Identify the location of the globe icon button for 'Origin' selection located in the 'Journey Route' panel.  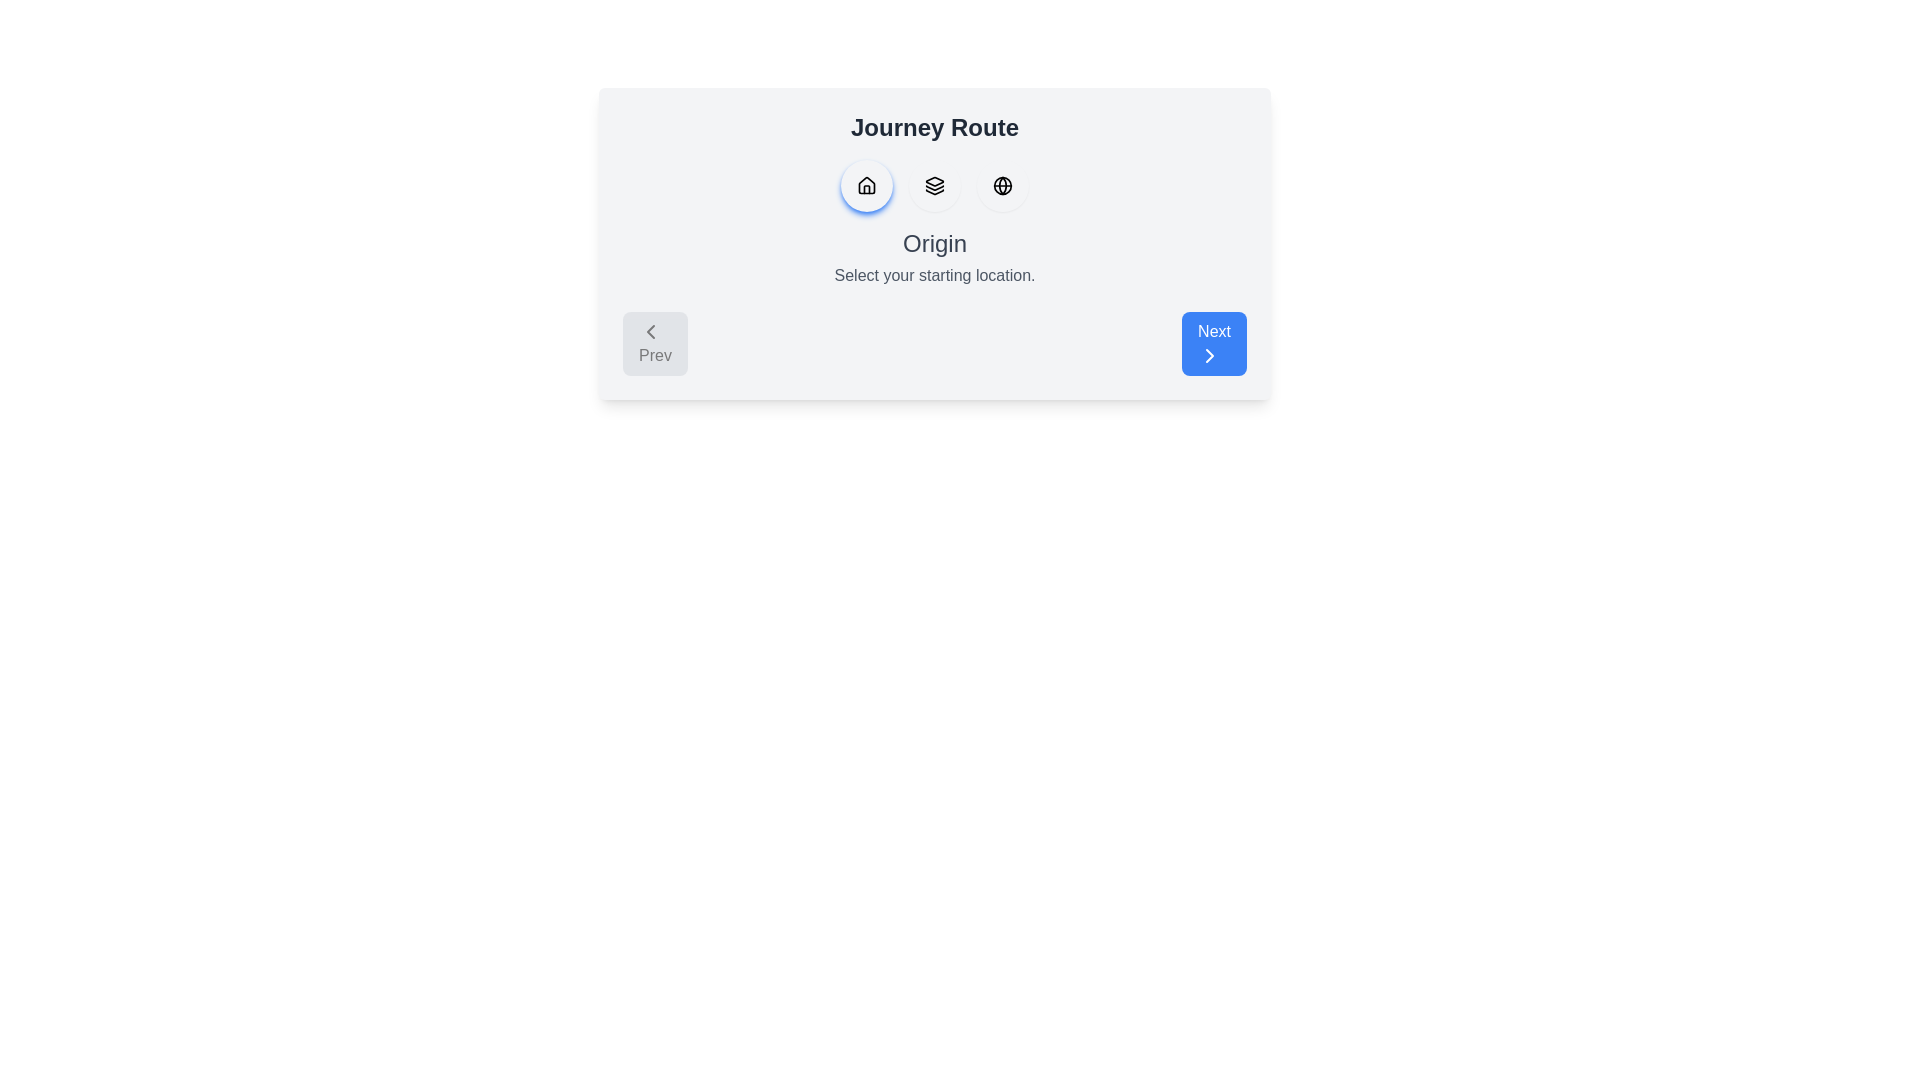
(1003, 185).